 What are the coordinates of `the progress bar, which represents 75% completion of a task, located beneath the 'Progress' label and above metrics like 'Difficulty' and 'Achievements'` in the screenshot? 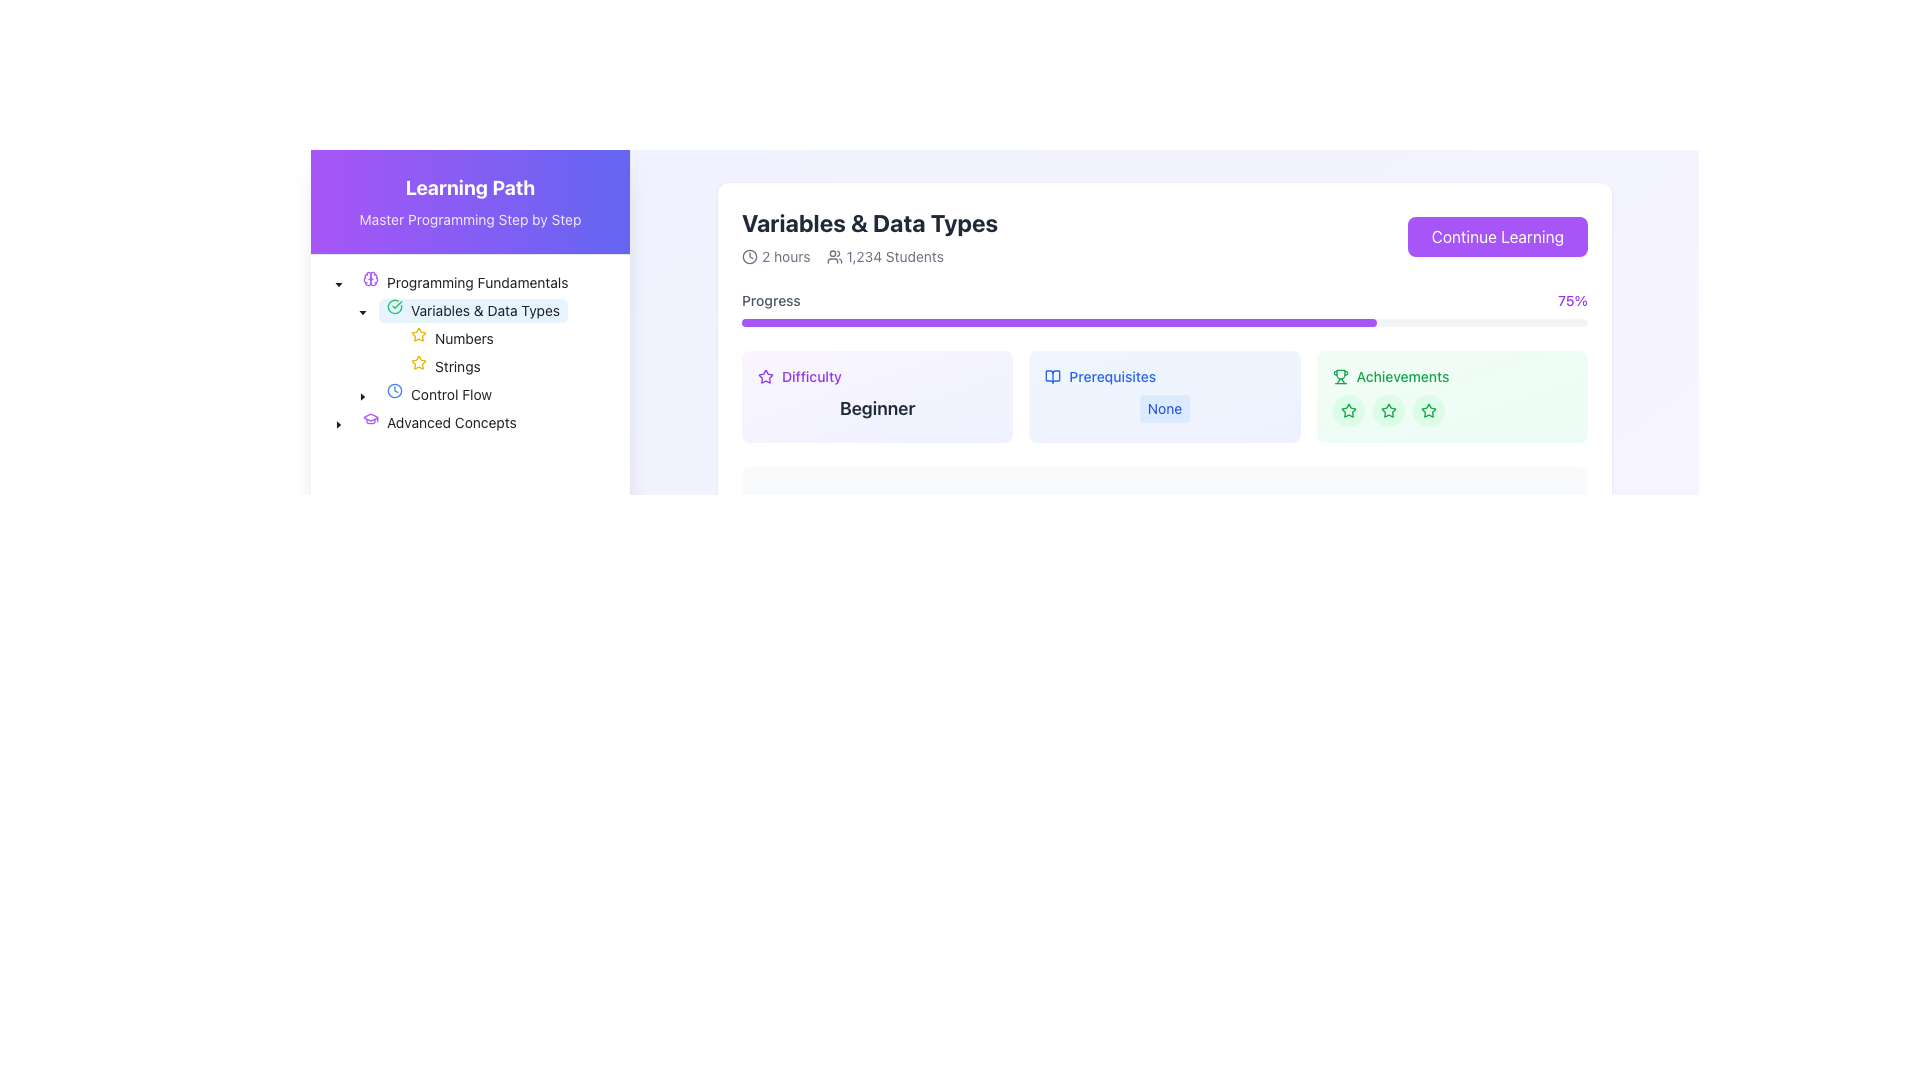 It's located at (1165, 322).